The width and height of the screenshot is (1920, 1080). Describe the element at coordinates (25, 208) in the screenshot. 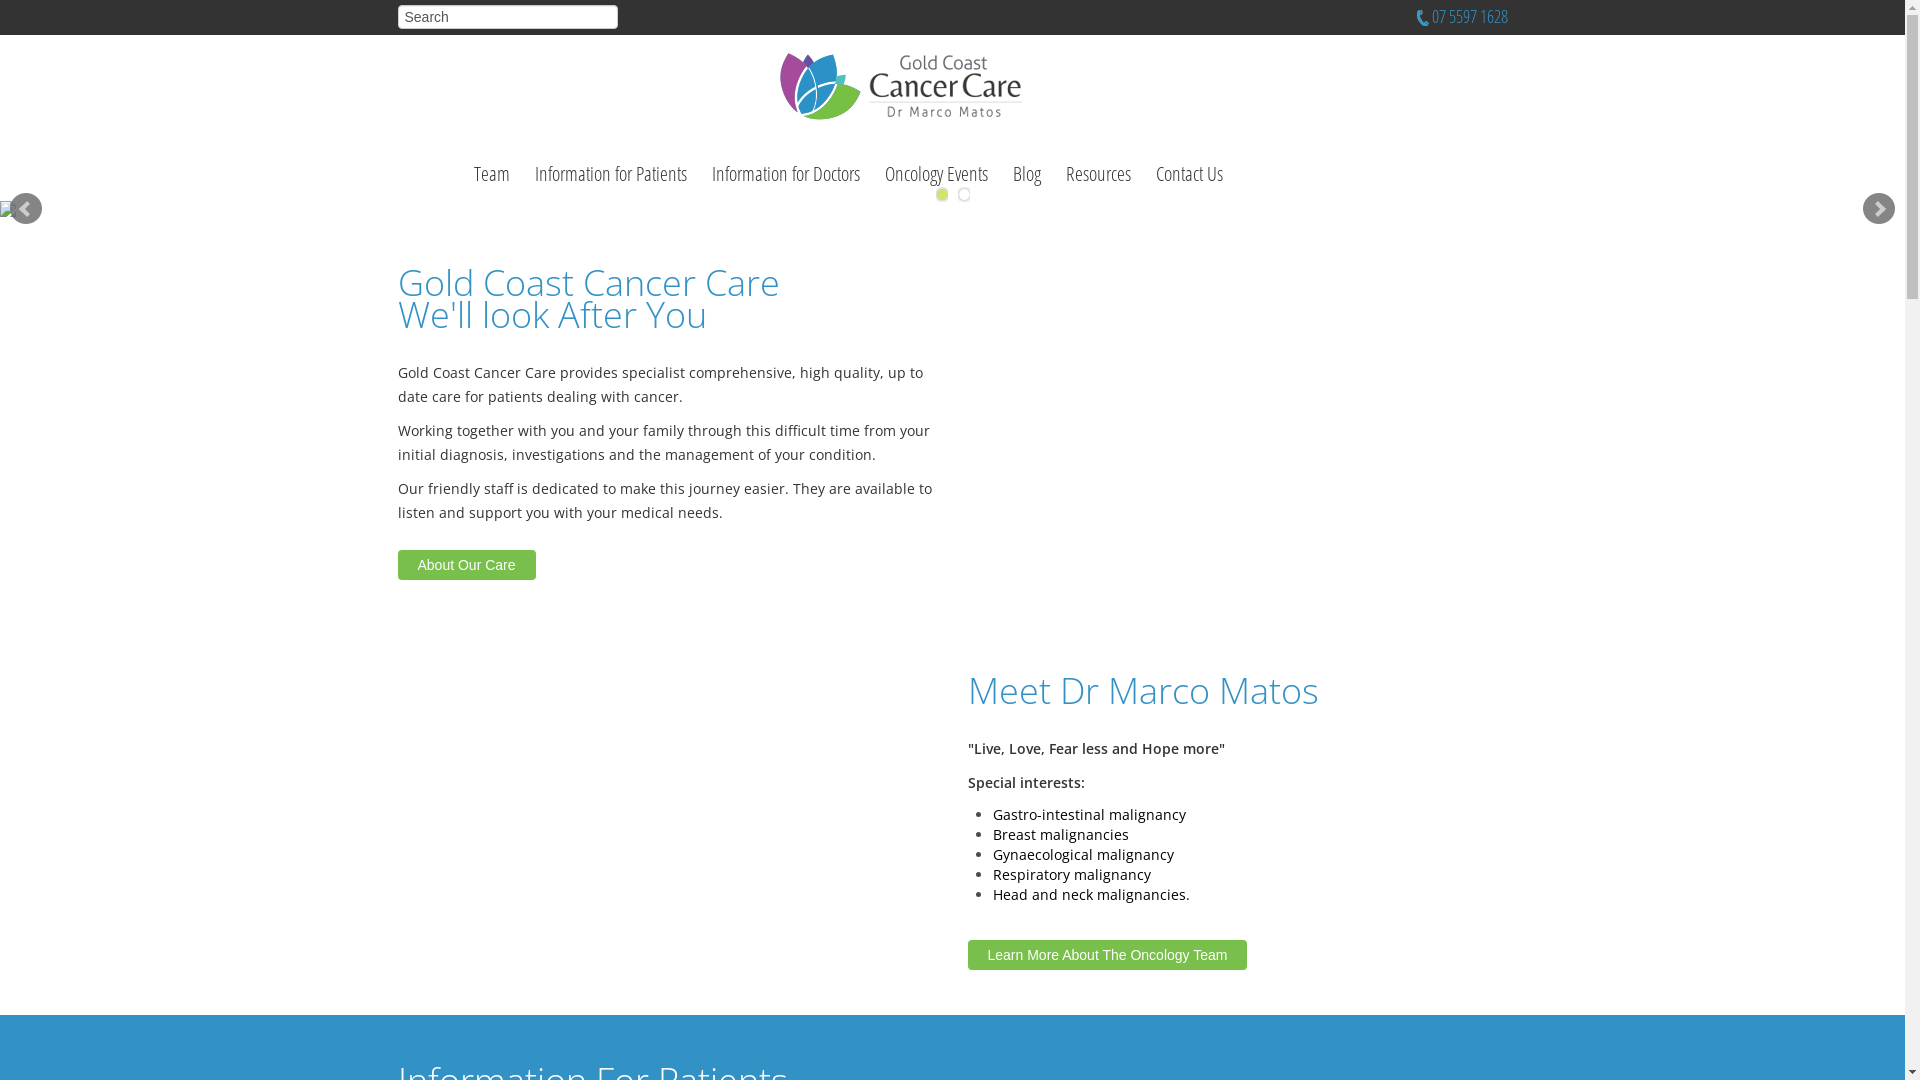

I see `'Prev'` at that location.